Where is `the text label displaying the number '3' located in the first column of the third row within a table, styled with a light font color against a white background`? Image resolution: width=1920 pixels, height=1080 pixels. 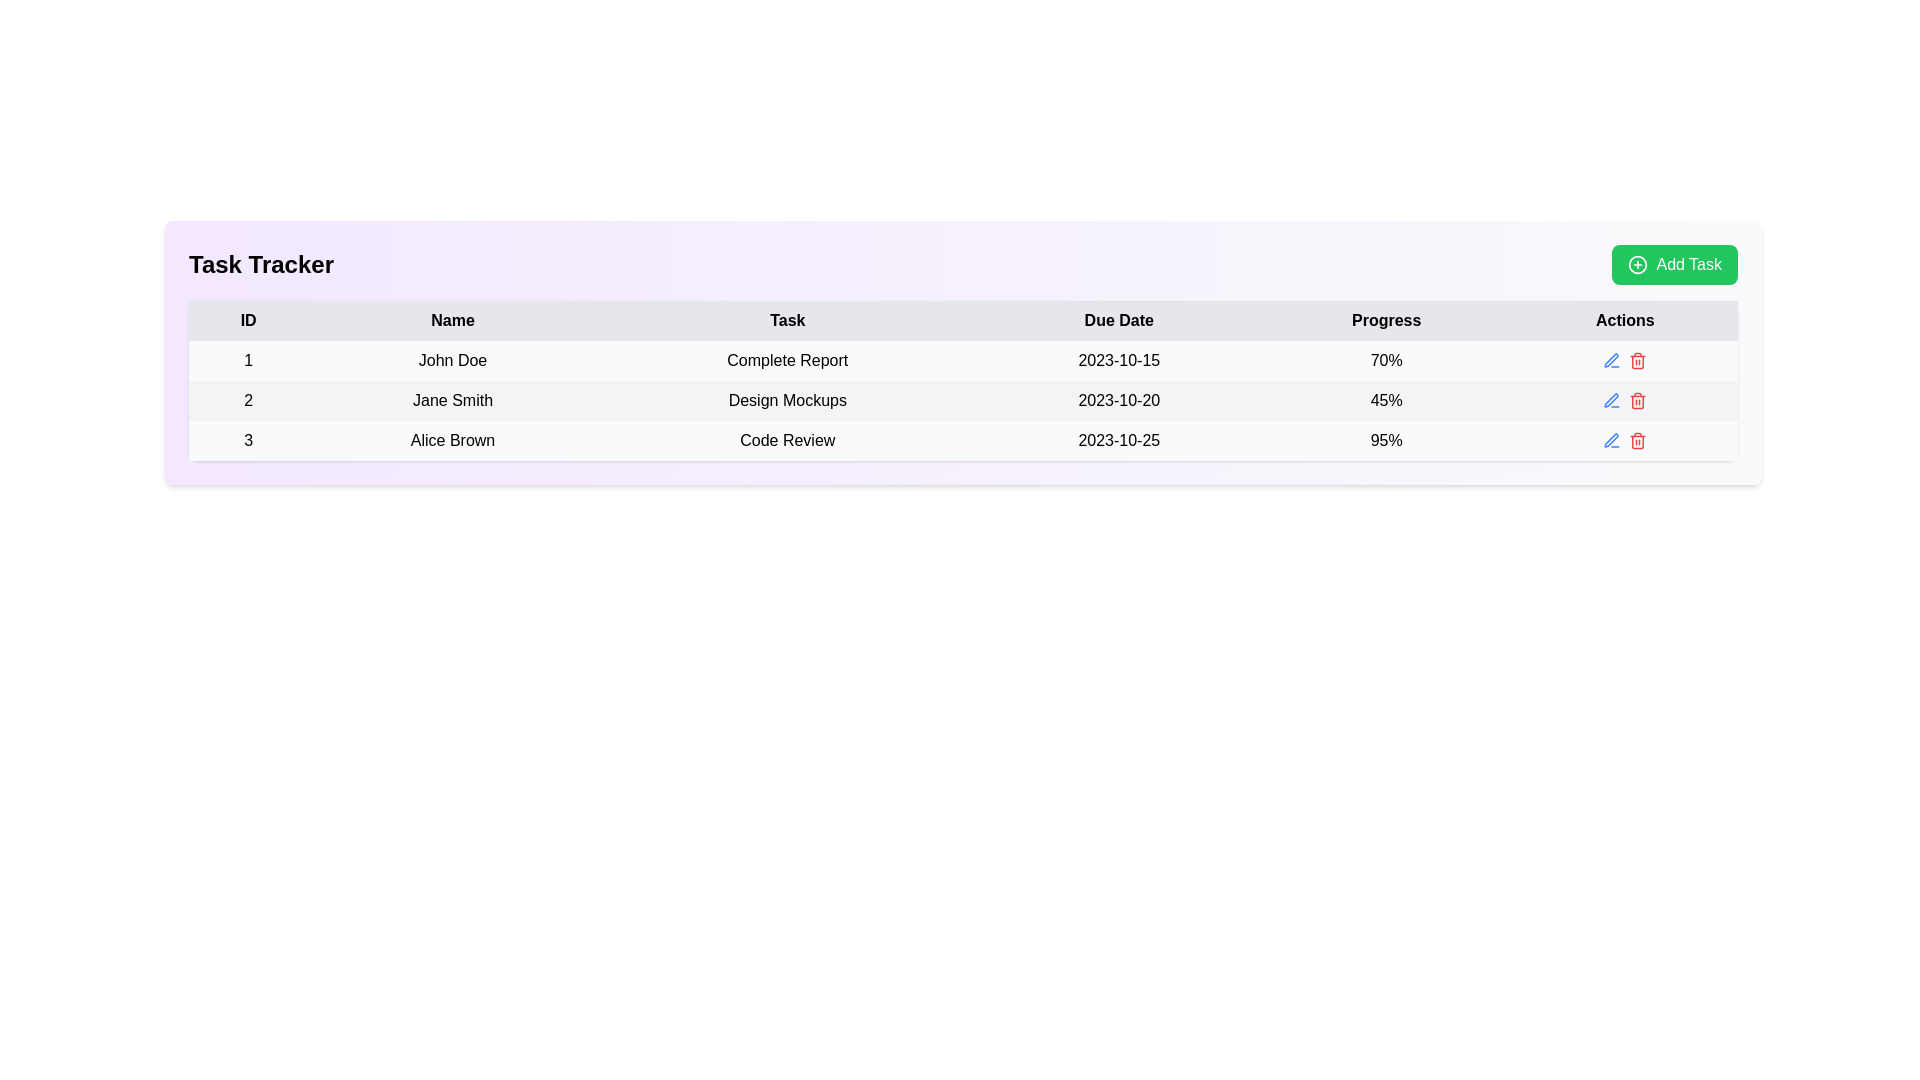
the text label displaying the number '3' located in the first column of the third row within a table, styled with a light font color against a white background is located at coordinates (247, 439).